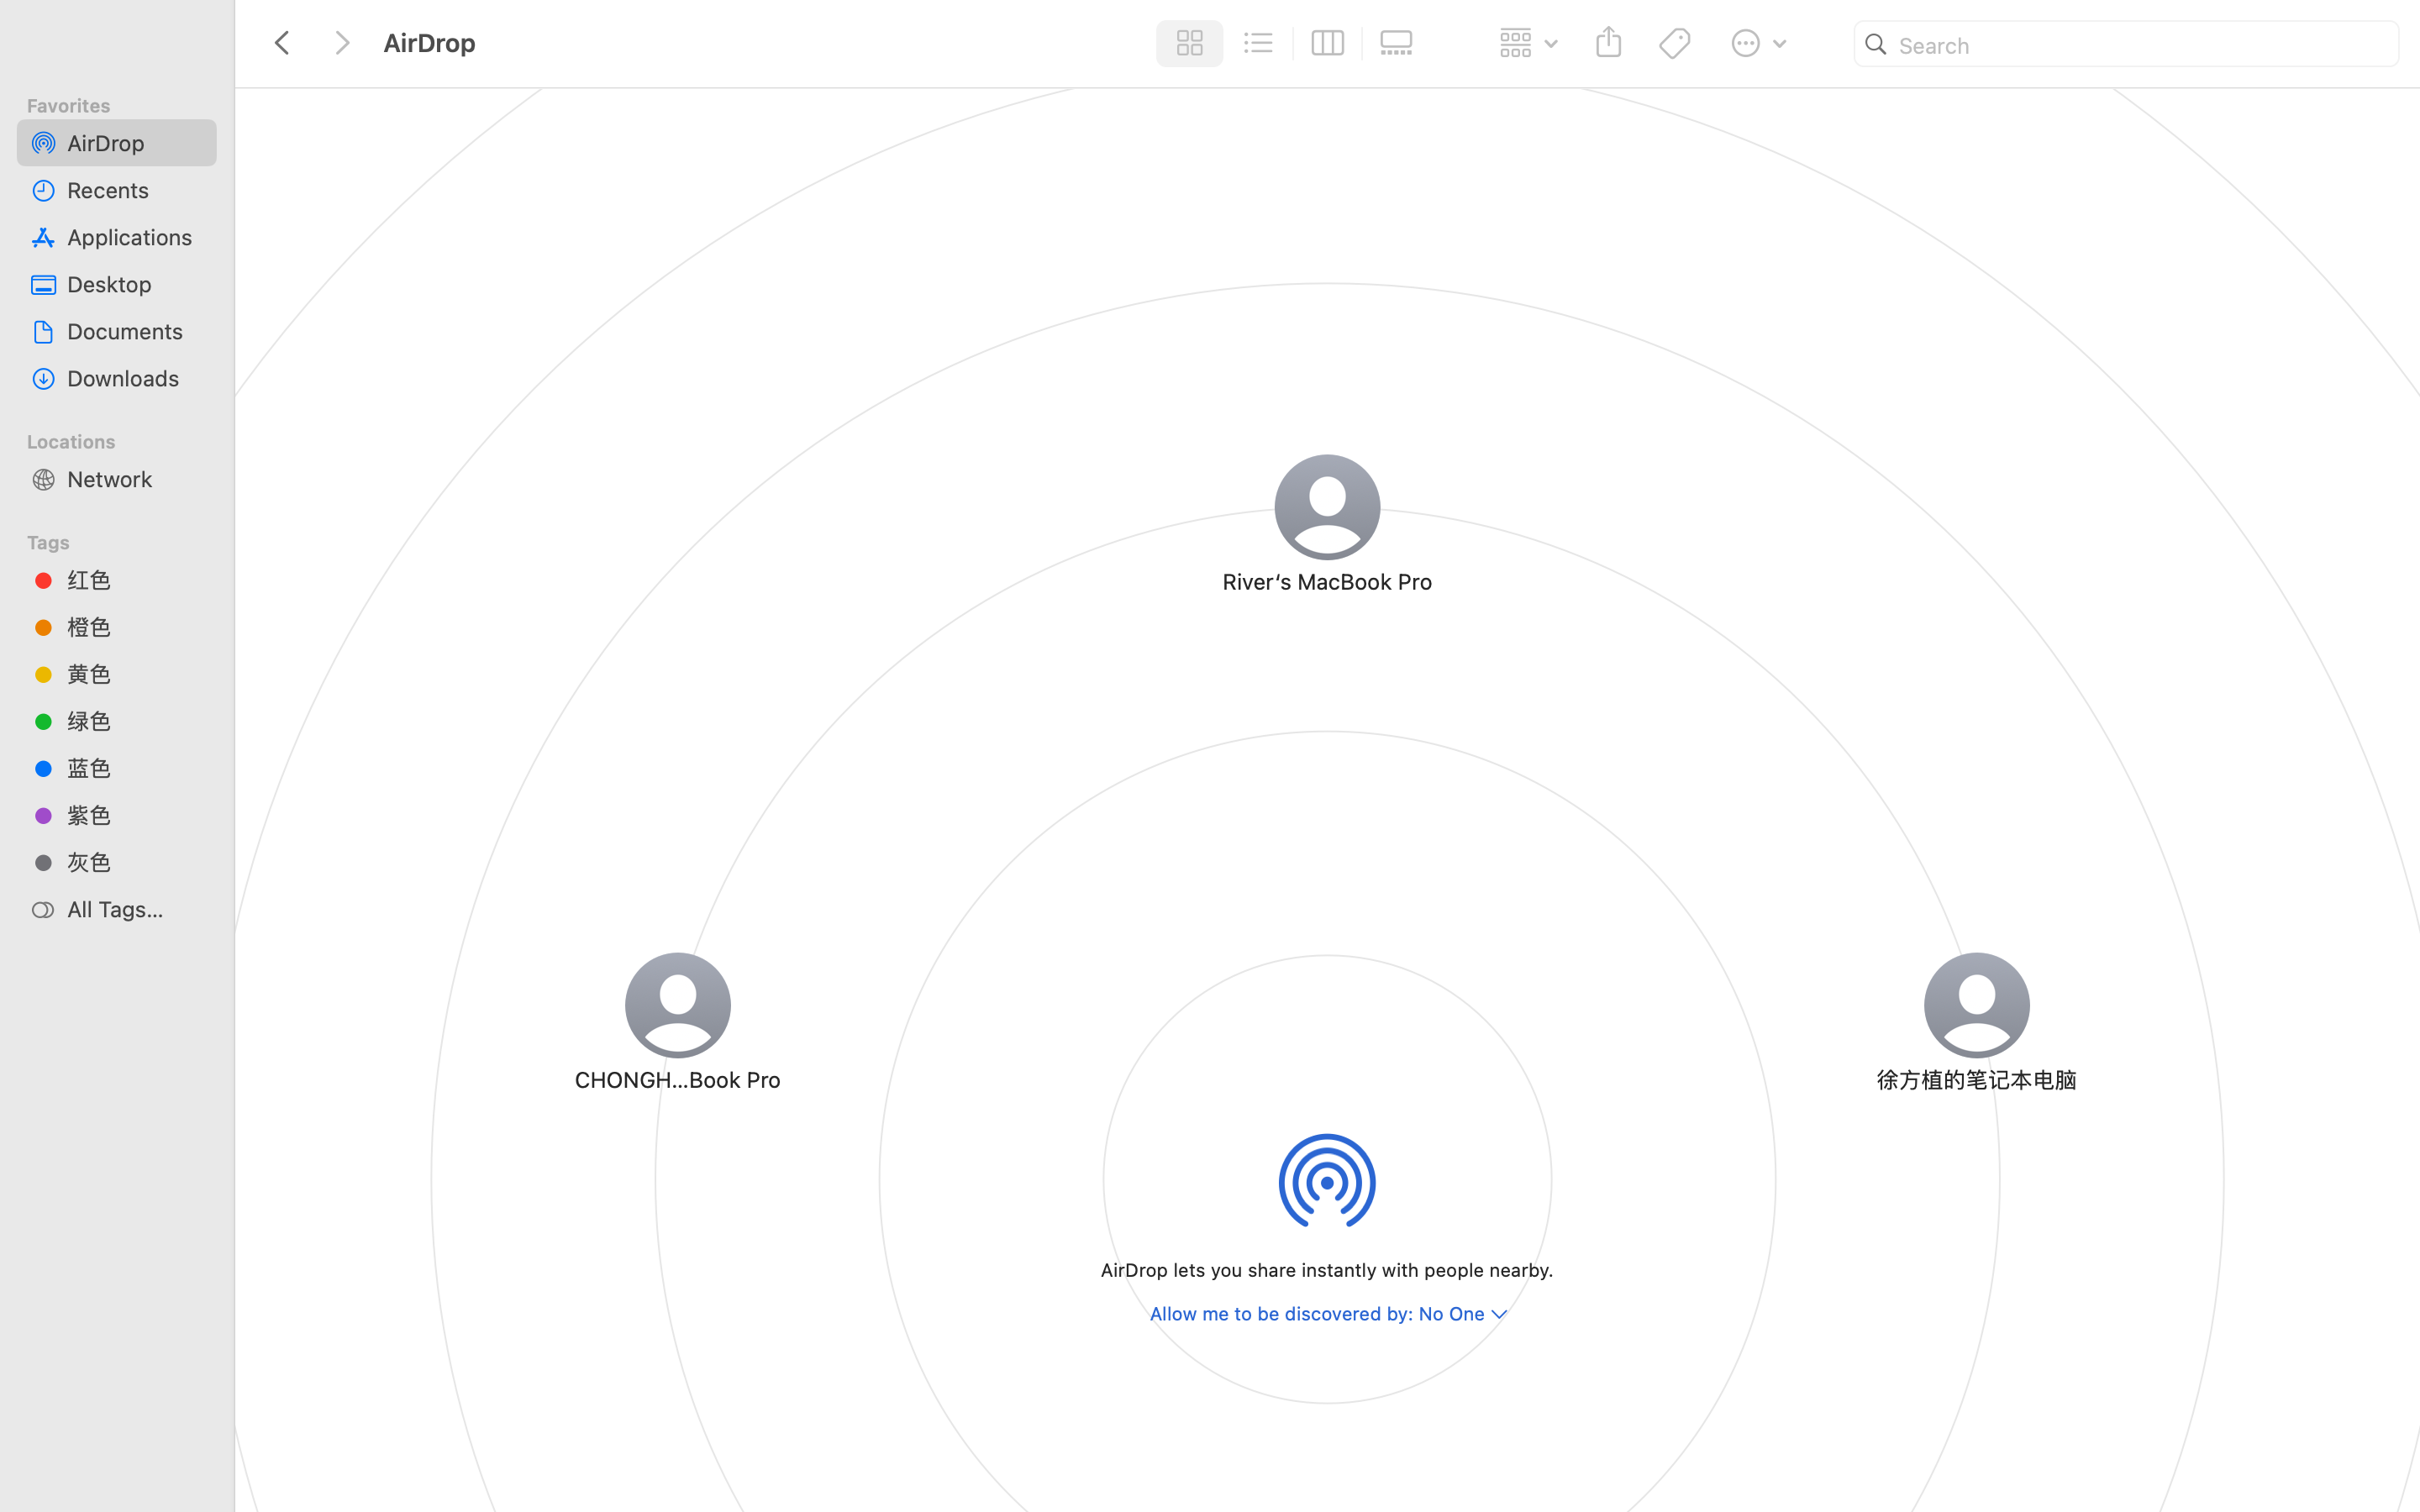 This screenshot has width=2420, height=1512. I want to click on 'Downloads', so click(134, 378).